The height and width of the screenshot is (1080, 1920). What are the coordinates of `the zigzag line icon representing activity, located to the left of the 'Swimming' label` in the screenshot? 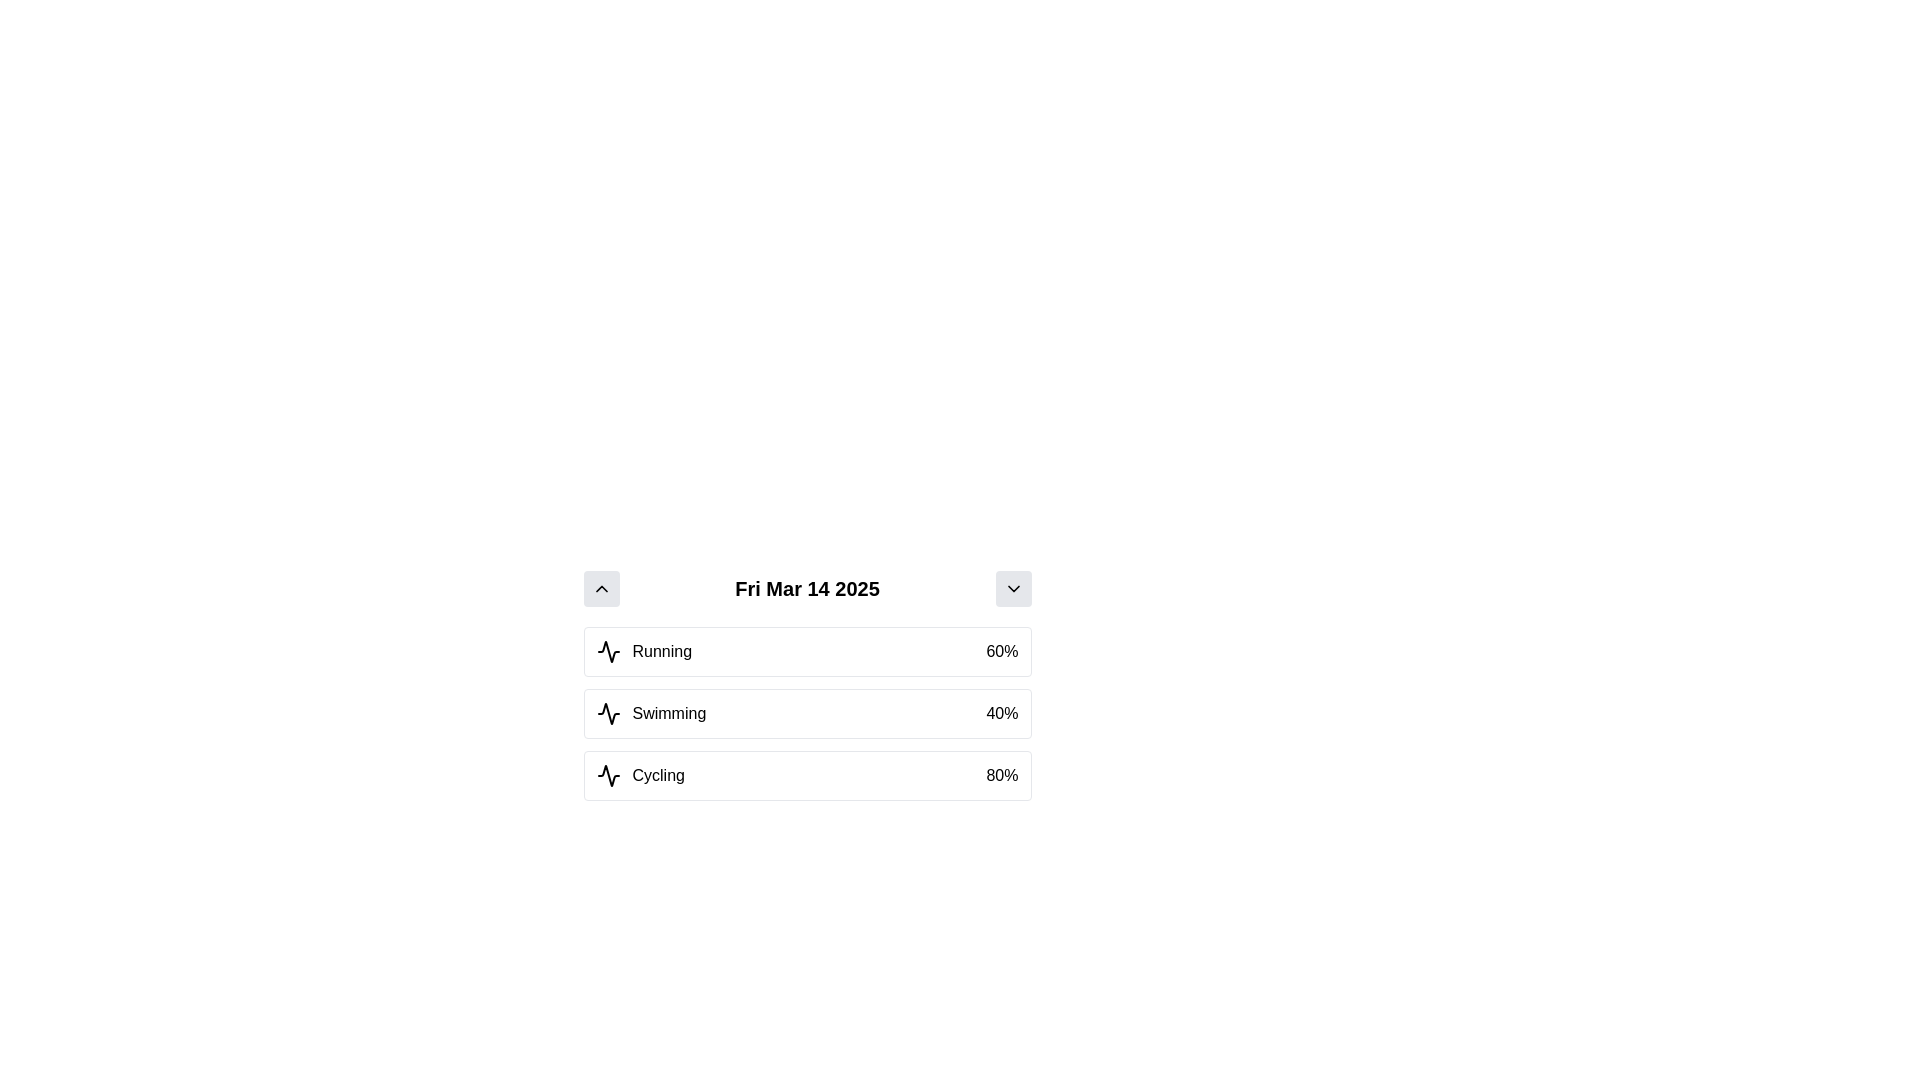 It's located at (607, 712).